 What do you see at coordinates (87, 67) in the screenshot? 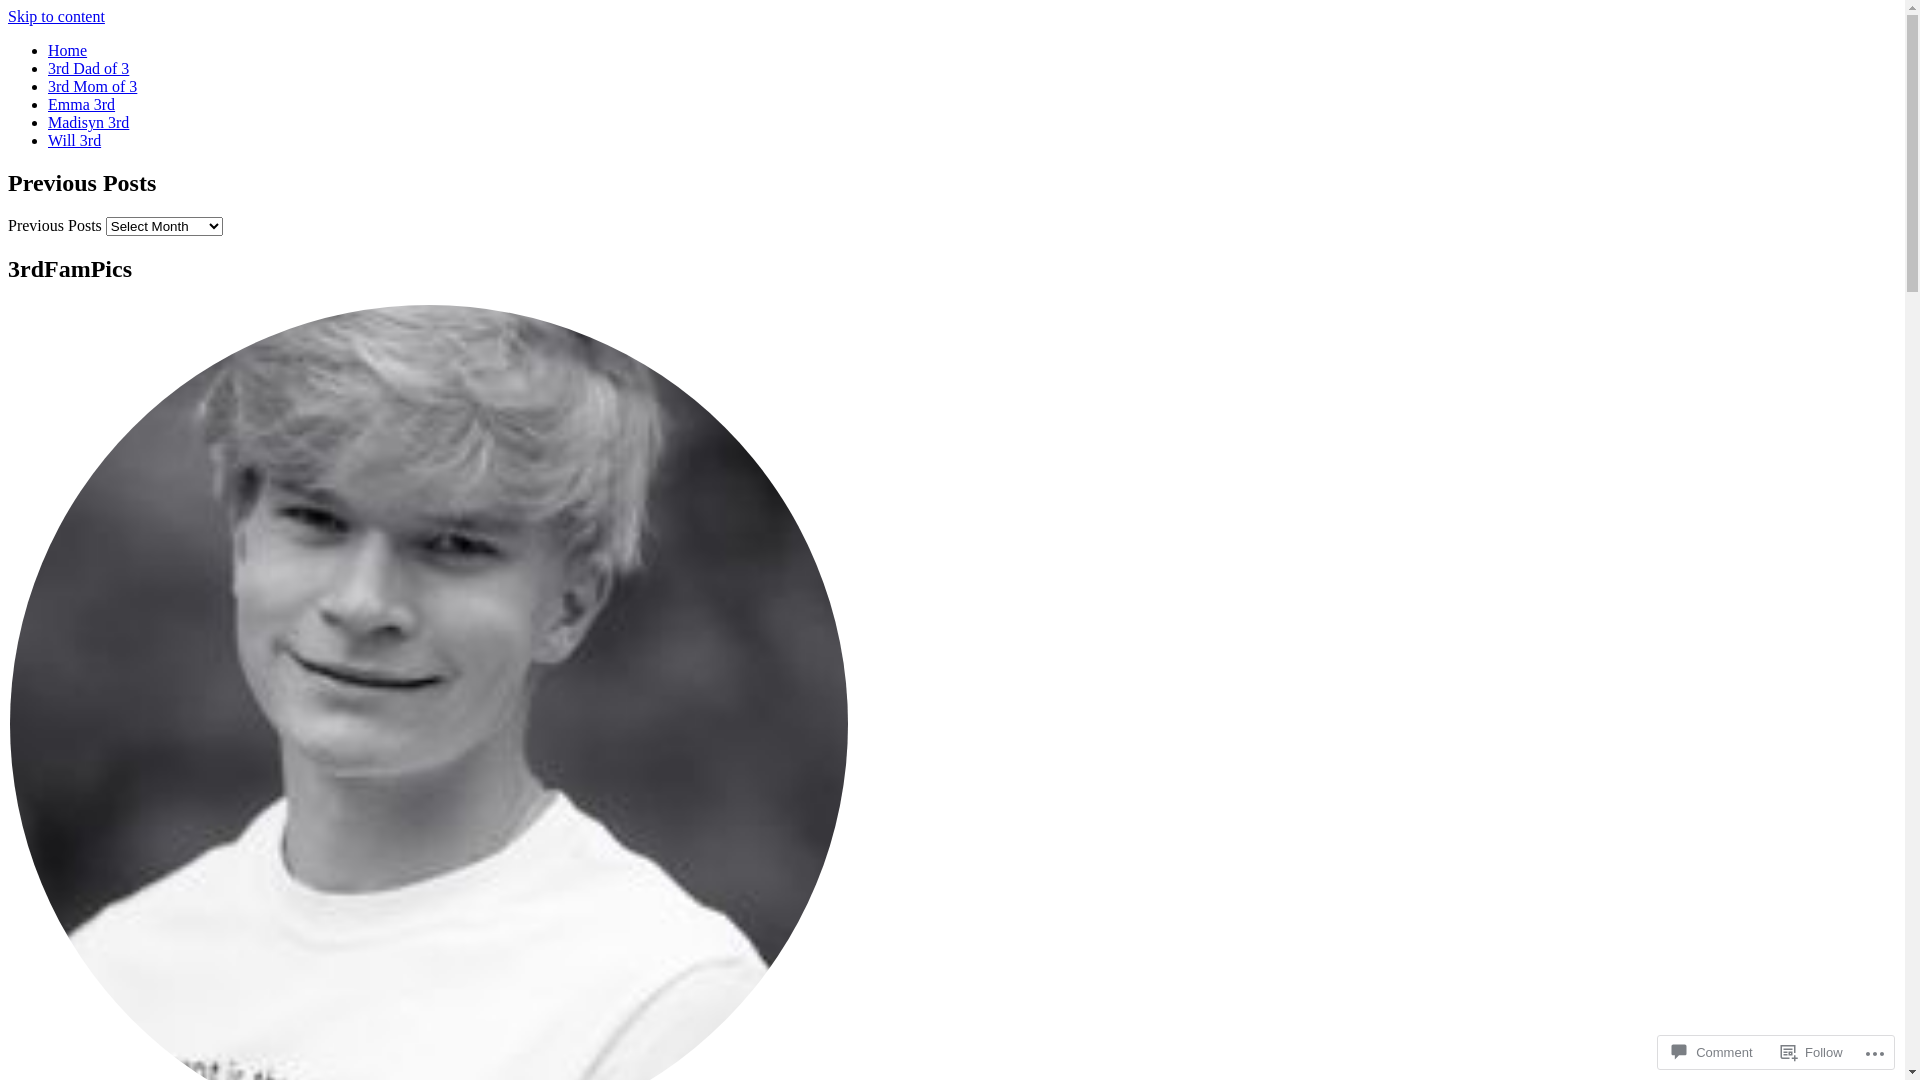
I see `'3rd Dad of 3'` at bounding box center [87, 67].